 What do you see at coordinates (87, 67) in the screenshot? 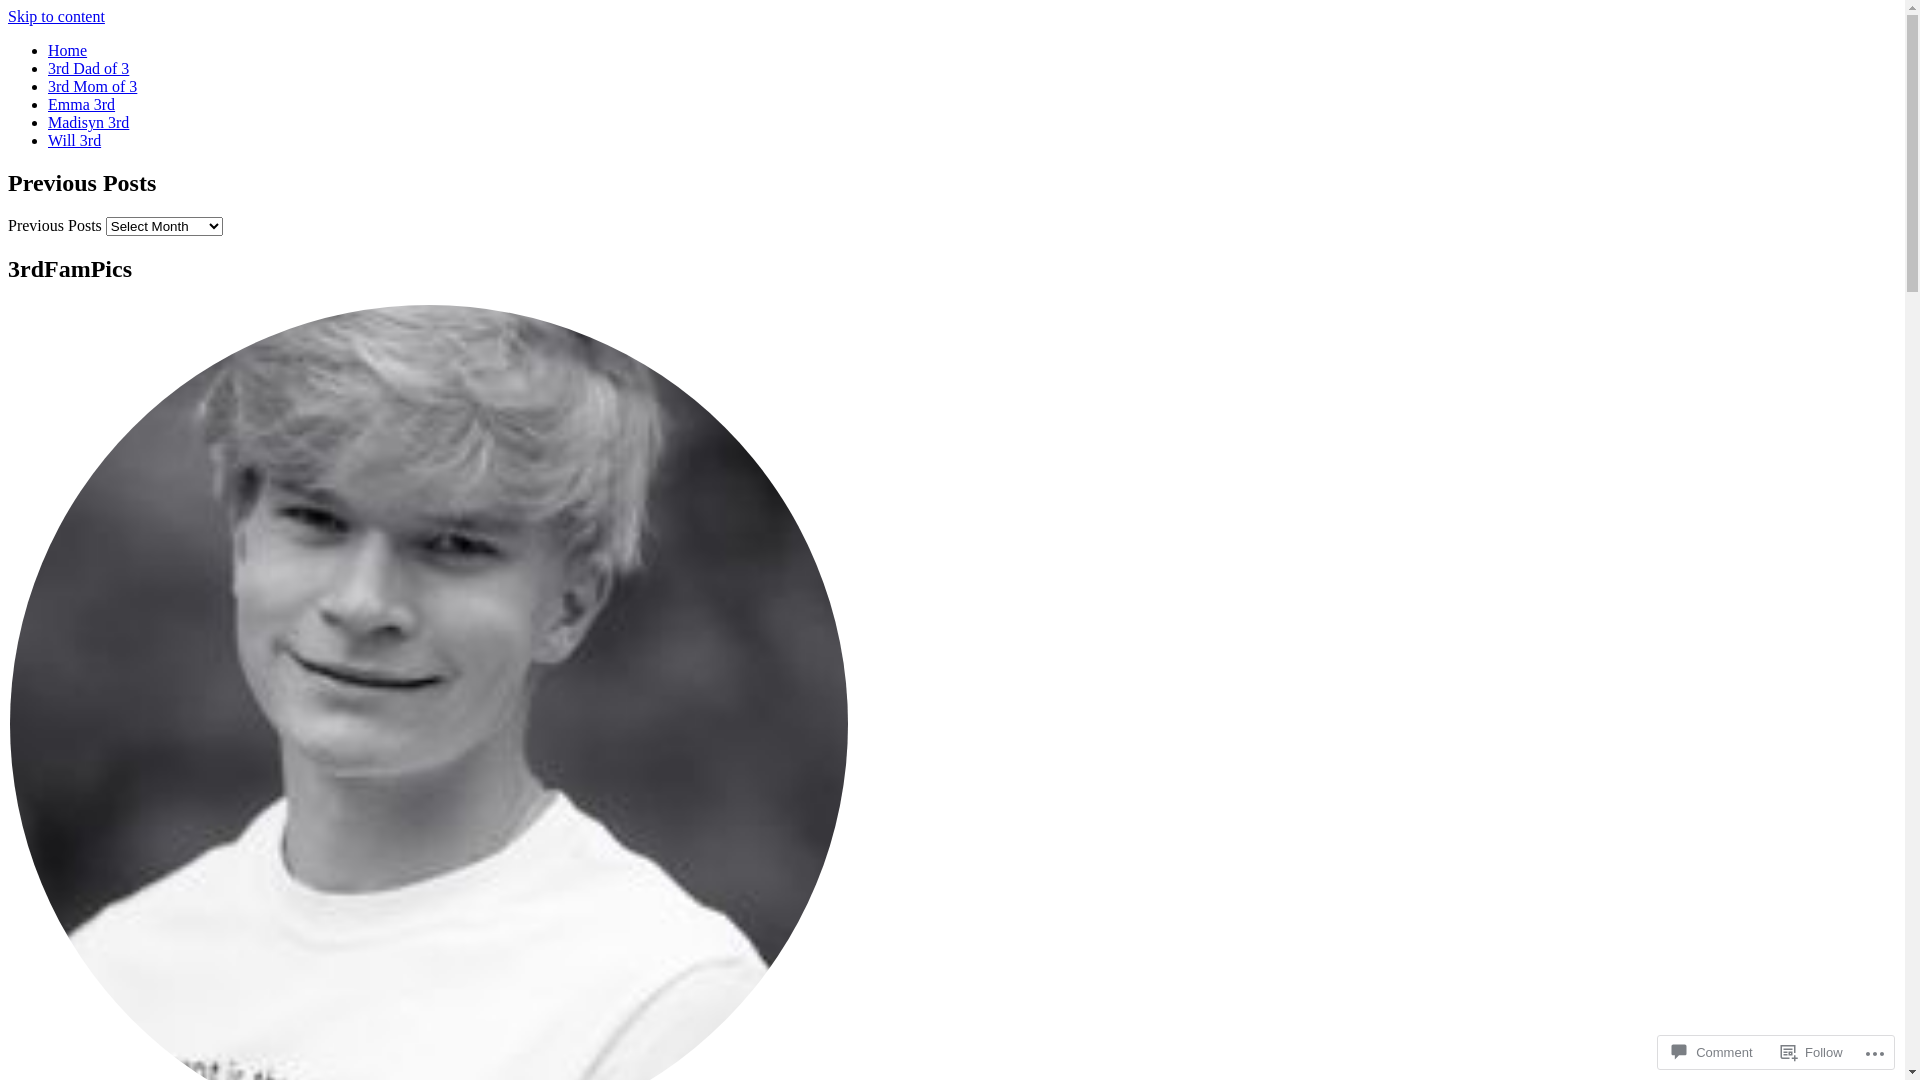
I see `'3rd Dad of 3'` at bounding box center [87, 67].